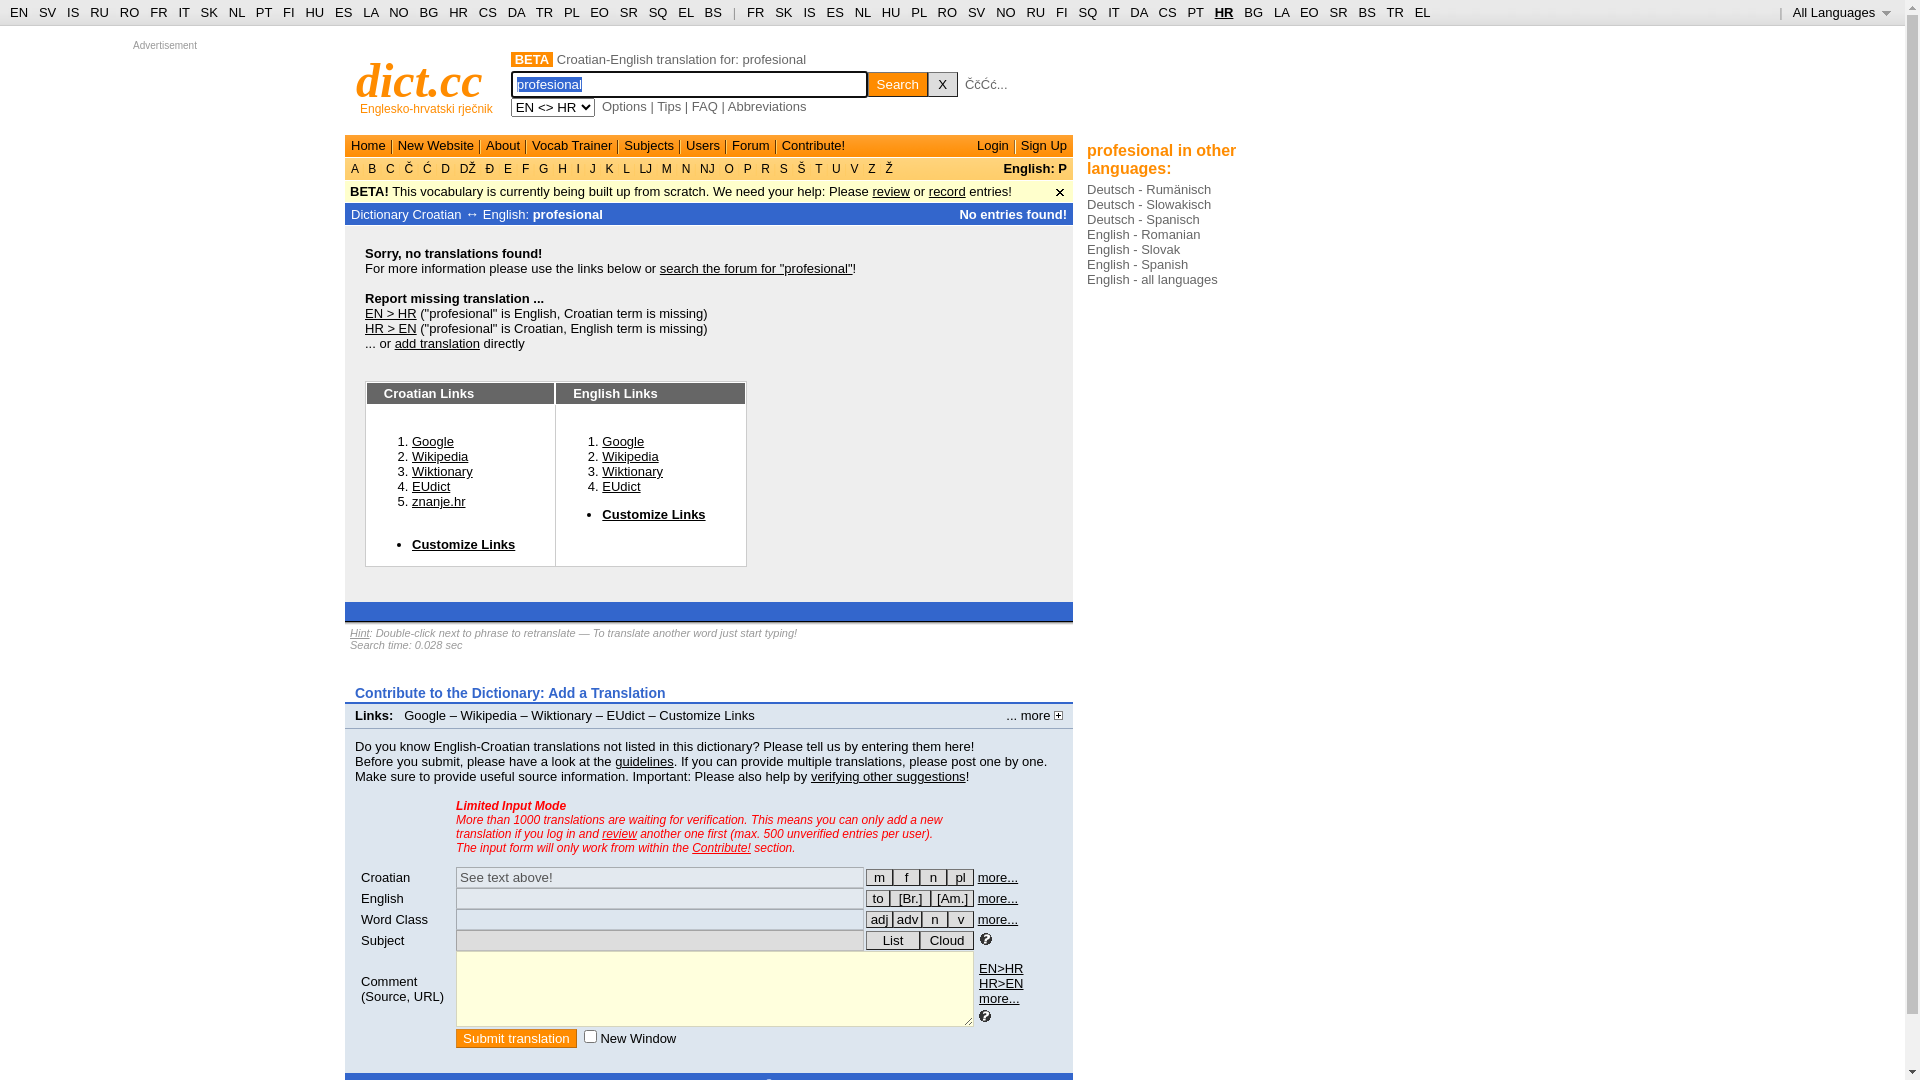 The height and width of the screenshot is (1080, 1920). Describe the element at coordinates (932, 876) in the screenshot. I see `'srednji rod'` at that location.